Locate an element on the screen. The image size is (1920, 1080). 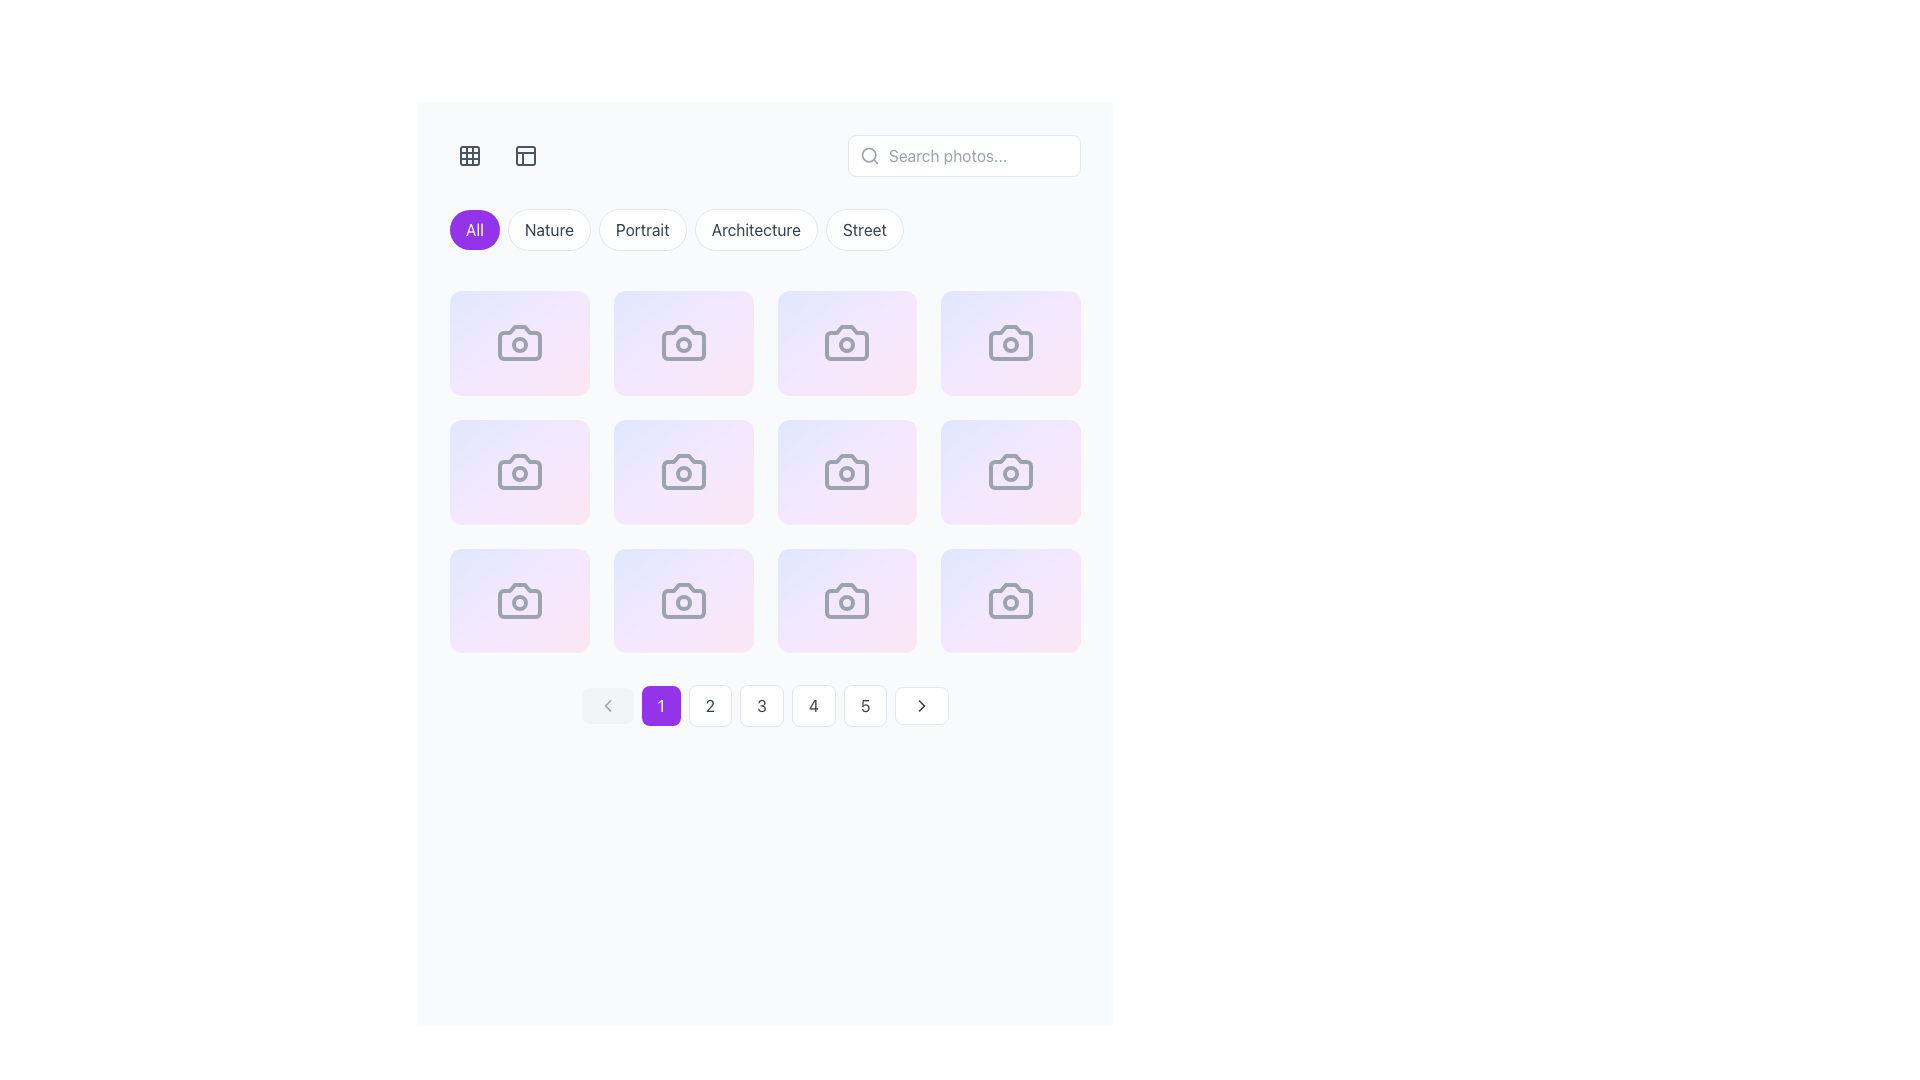
the rightward arrow icon is located at coordinates (921, 705).